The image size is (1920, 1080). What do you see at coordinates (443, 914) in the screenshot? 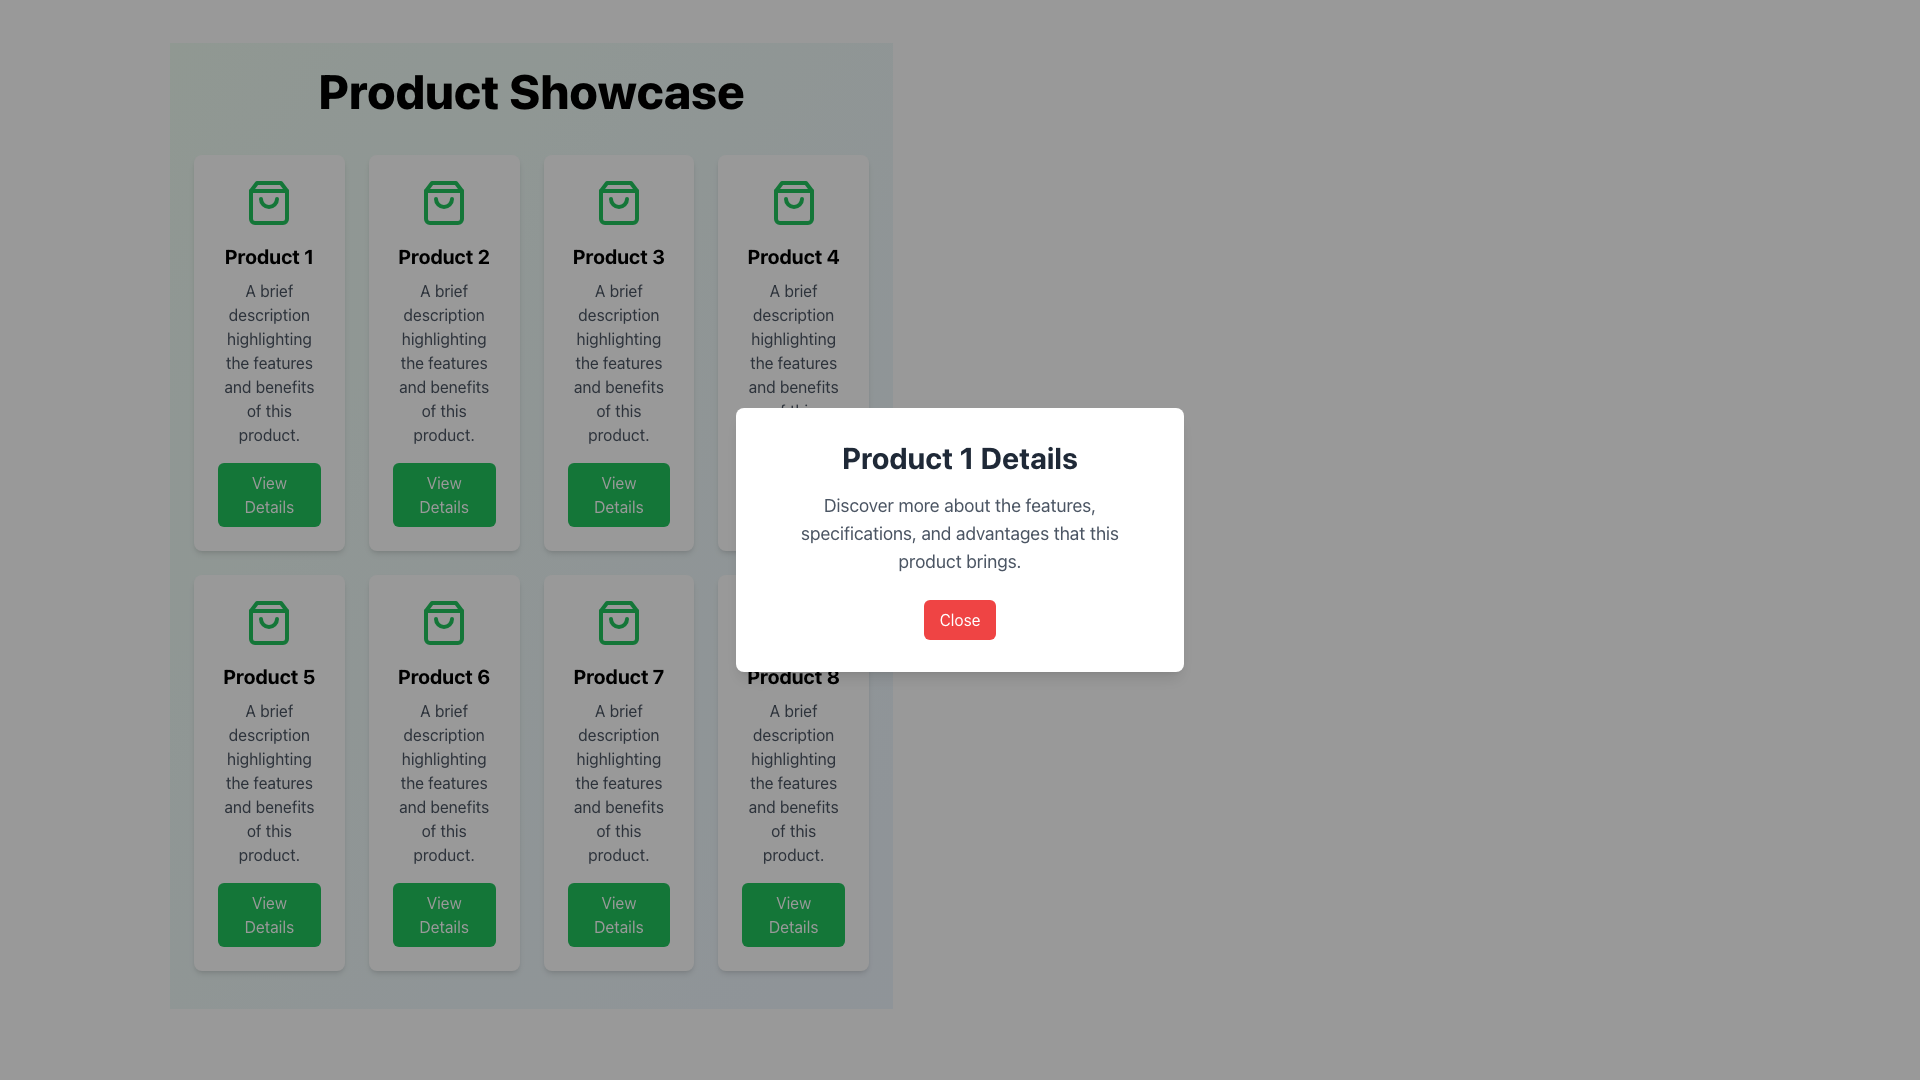
I see `the button located at the bottom center of the 'Product 6' card` at bounding box center [443, 914].